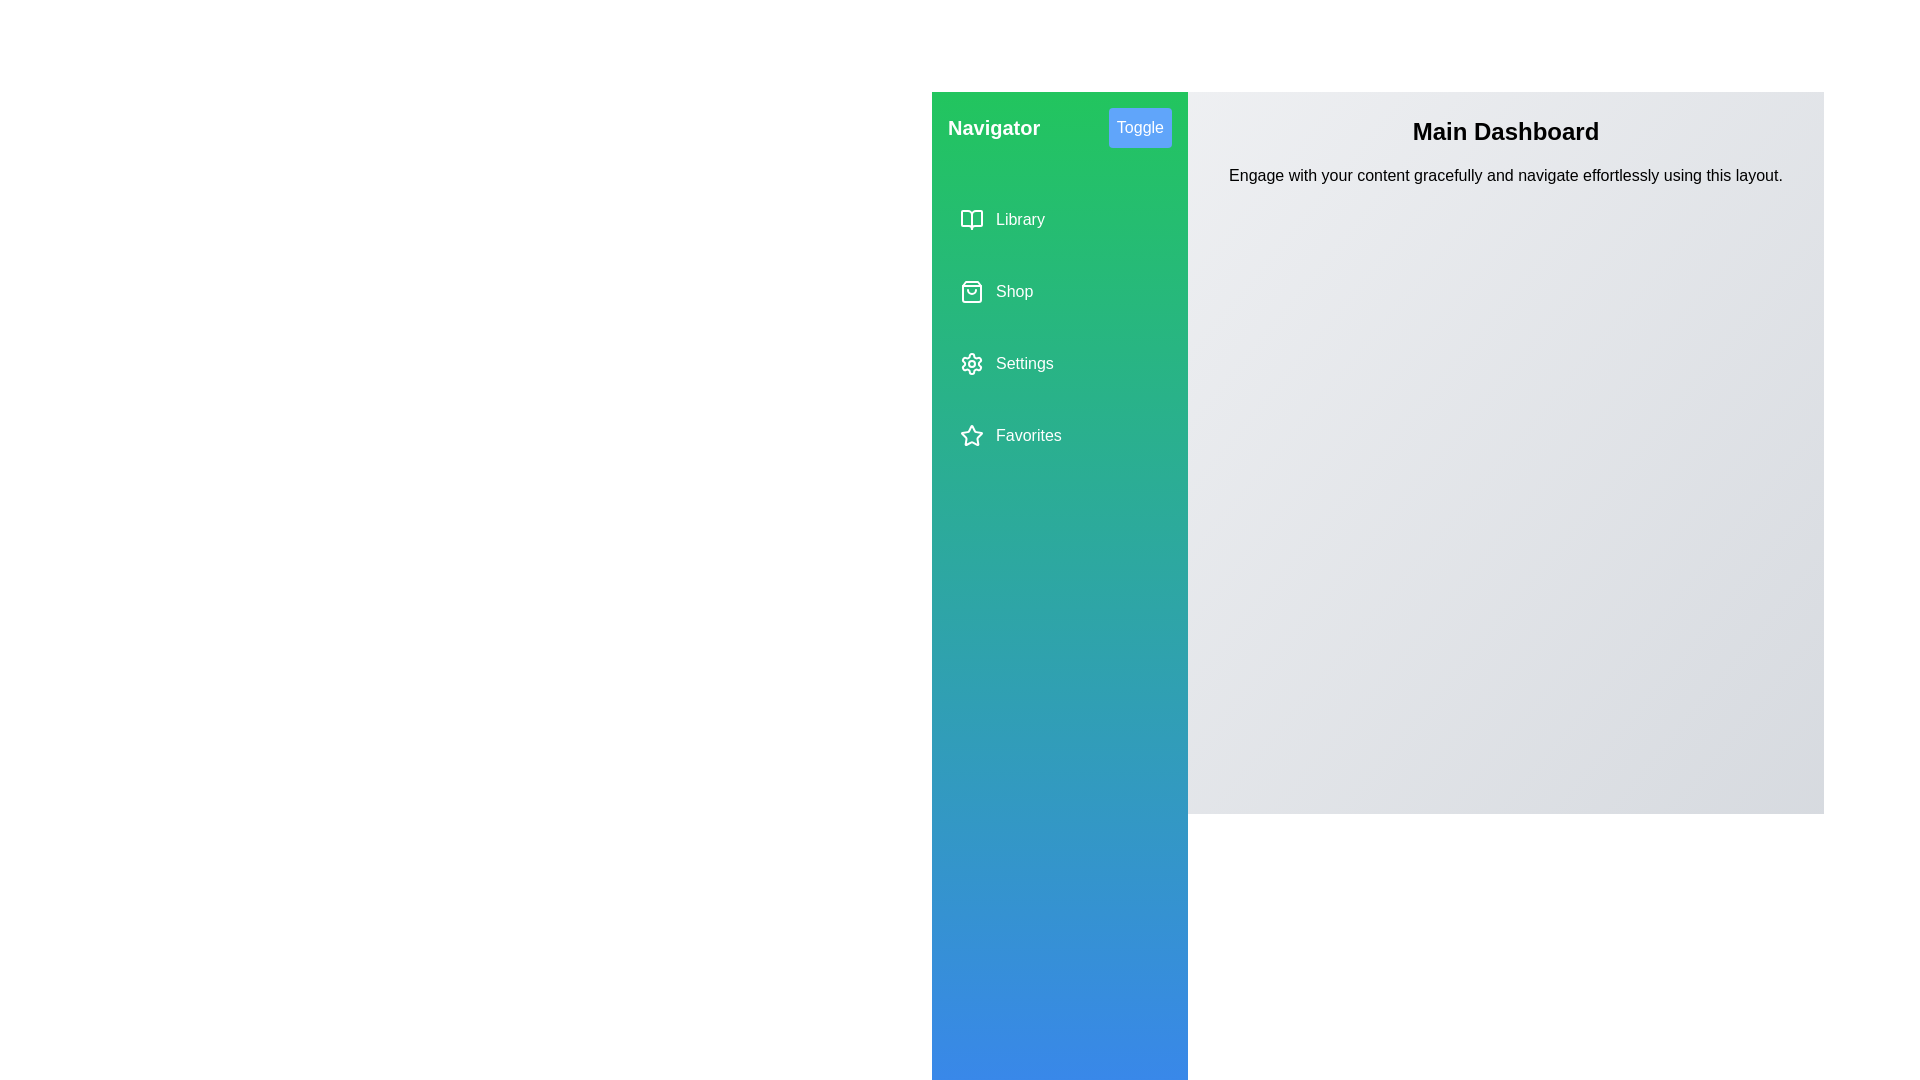  I want to click on the menu item Shop from the drawer, so click(1059, 292).